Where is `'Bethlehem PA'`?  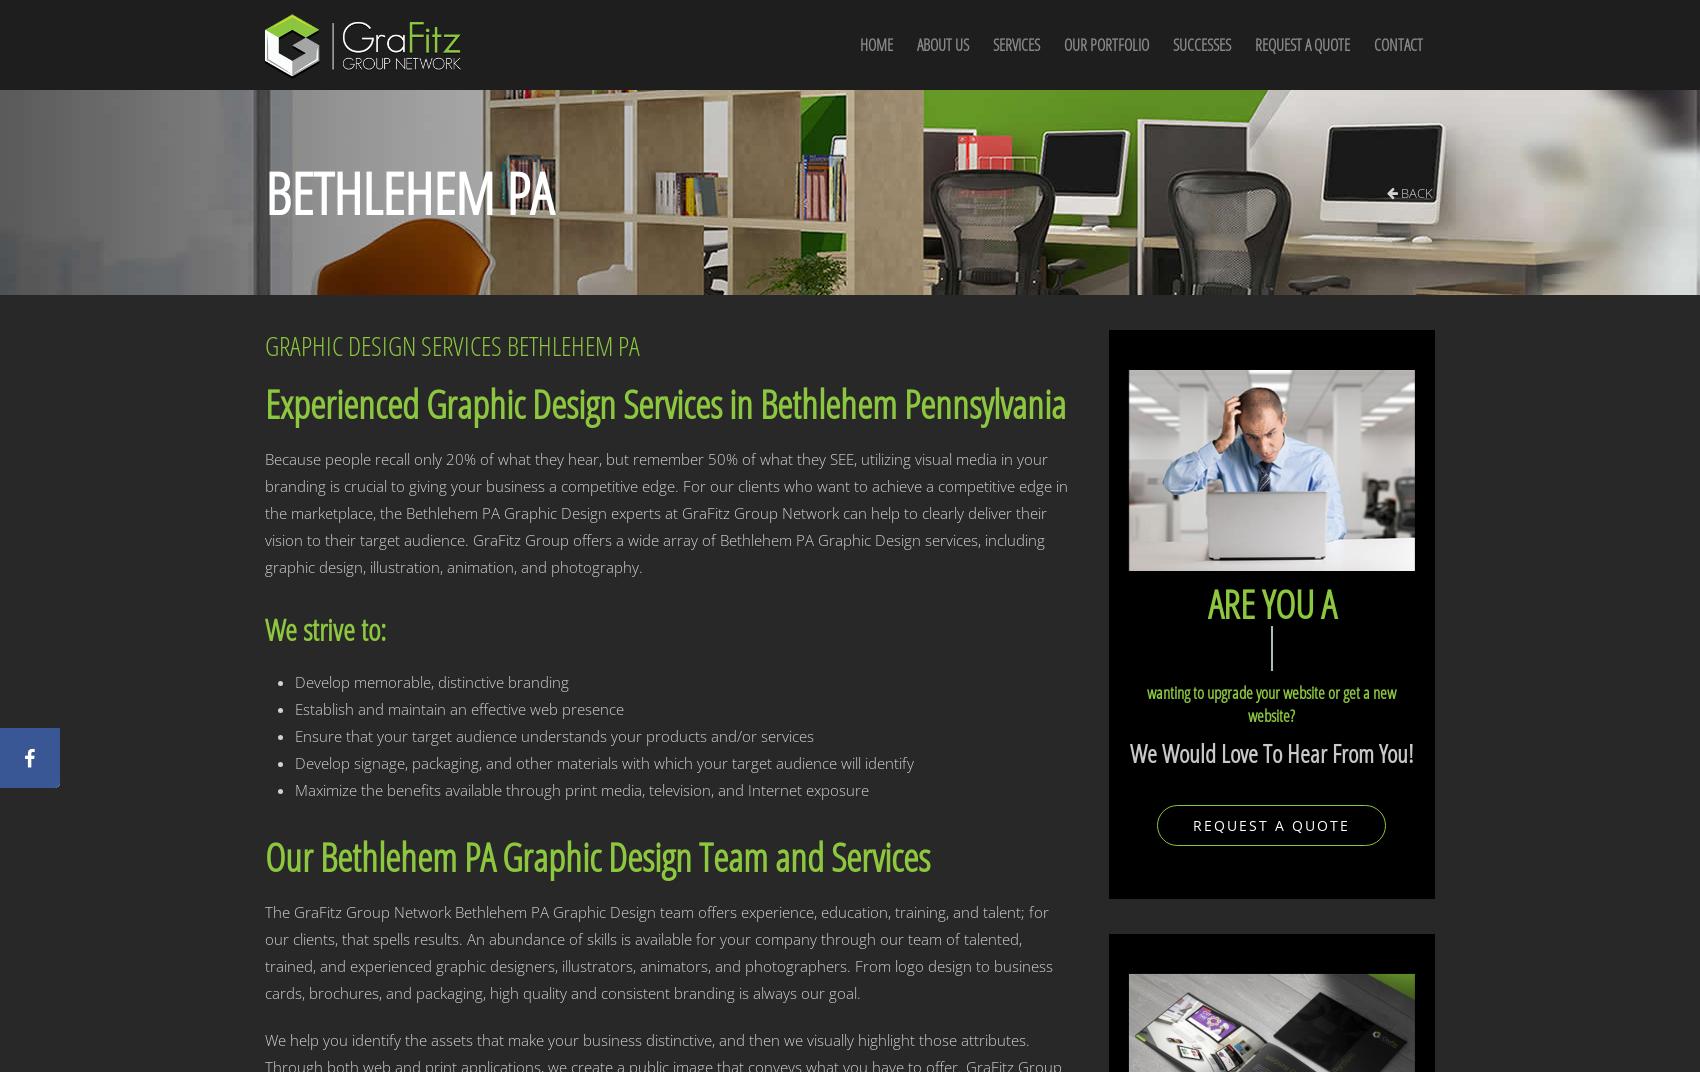
'Bethlehem PA' is located at coordinates (408, 191).